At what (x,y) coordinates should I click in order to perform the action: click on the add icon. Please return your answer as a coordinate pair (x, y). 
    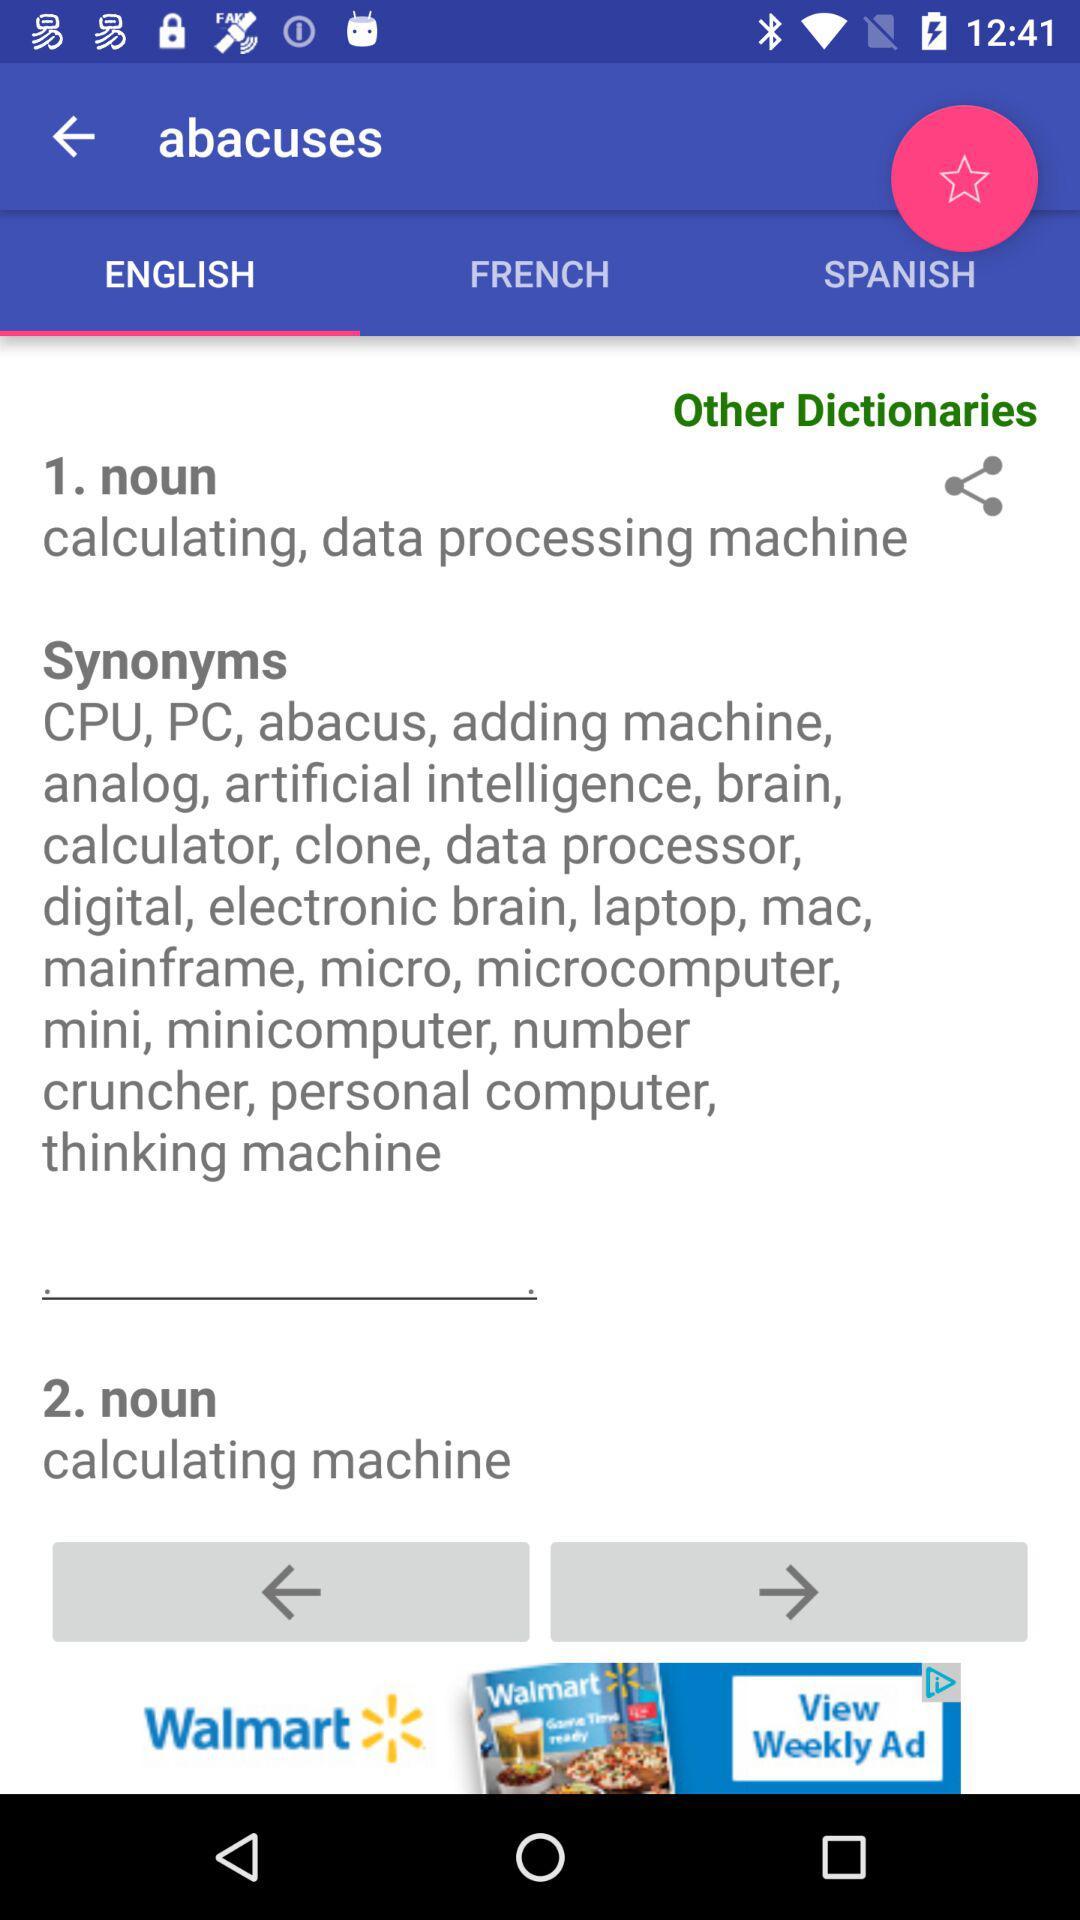
    Looking at the image, I should click on (290, 1590).